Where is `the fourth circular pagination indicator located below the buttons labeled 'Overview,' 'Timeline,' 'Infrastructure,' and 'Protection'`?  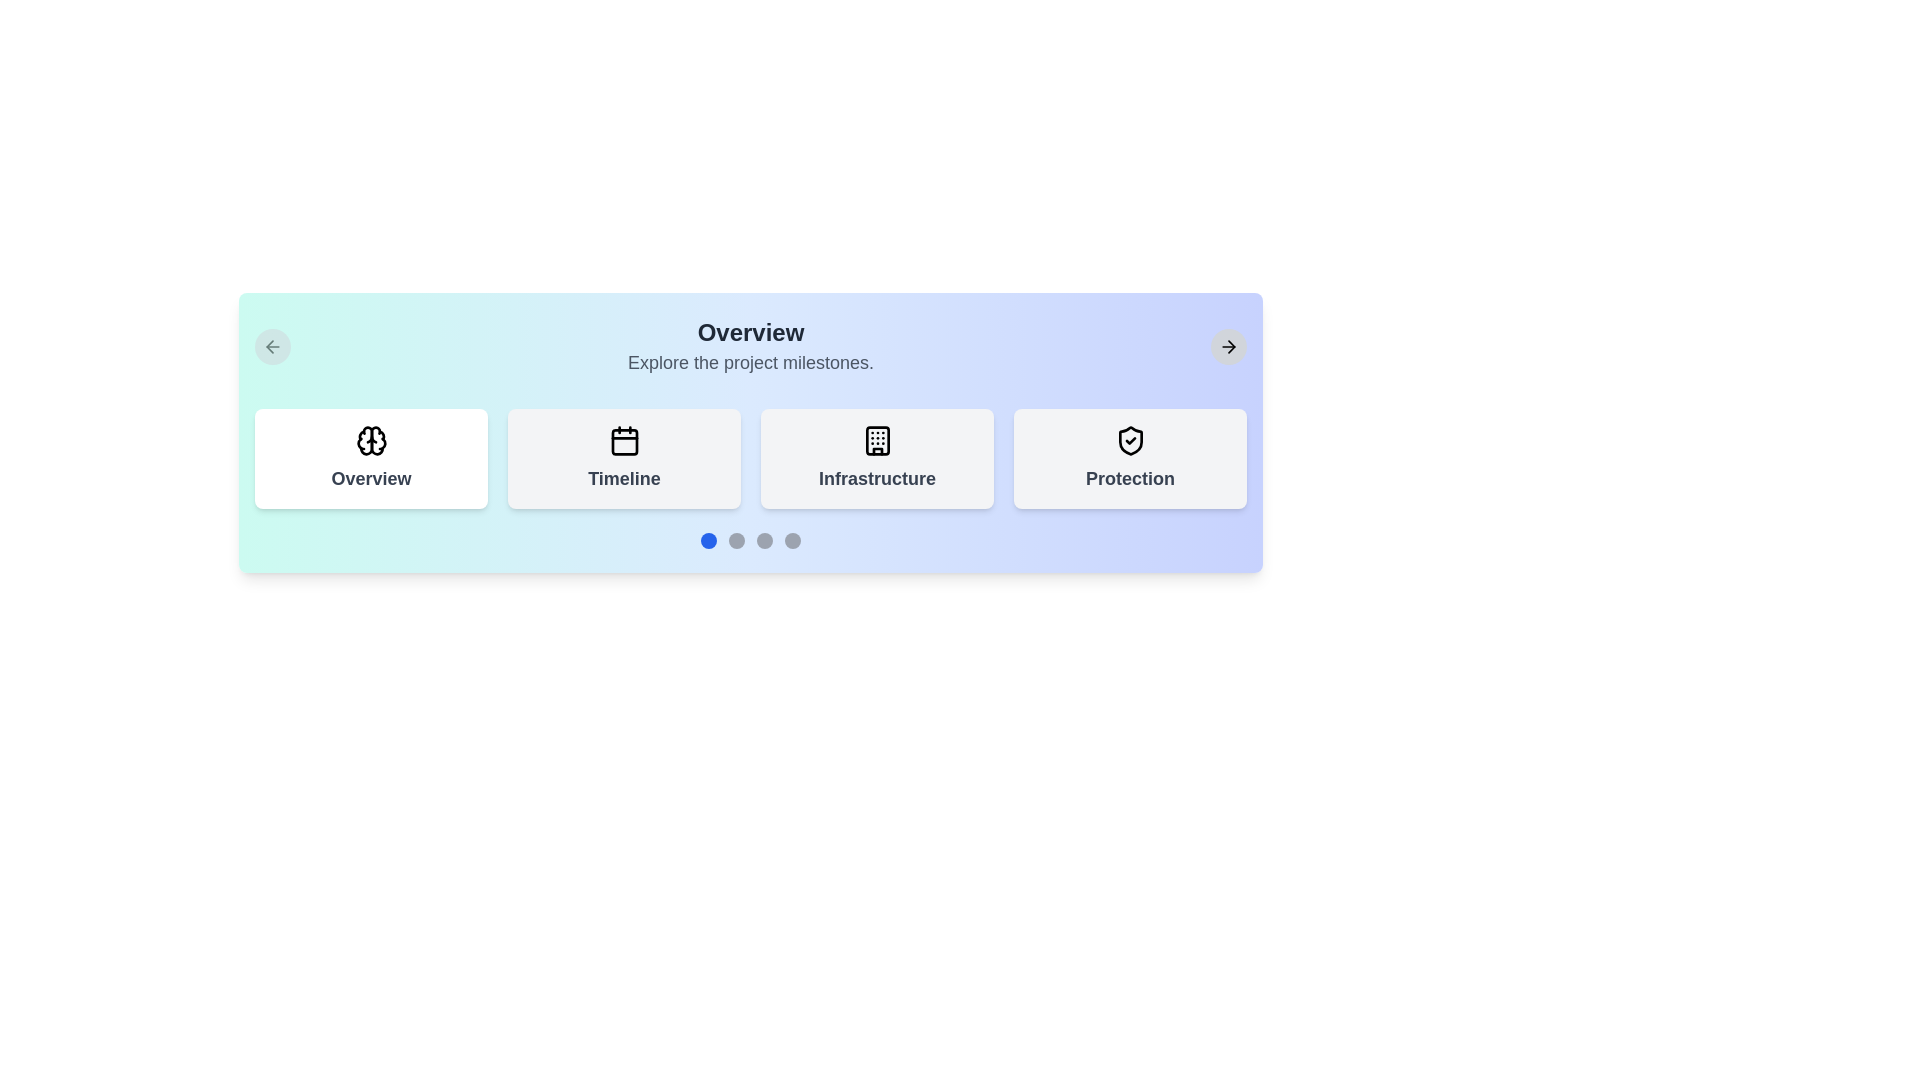 the fourth circular pagination indicator located below the buttons labeled 'Overview,' 'Timeline,' 'Infrastructure,' and 'Protection' is located at coordinates (791, 540).